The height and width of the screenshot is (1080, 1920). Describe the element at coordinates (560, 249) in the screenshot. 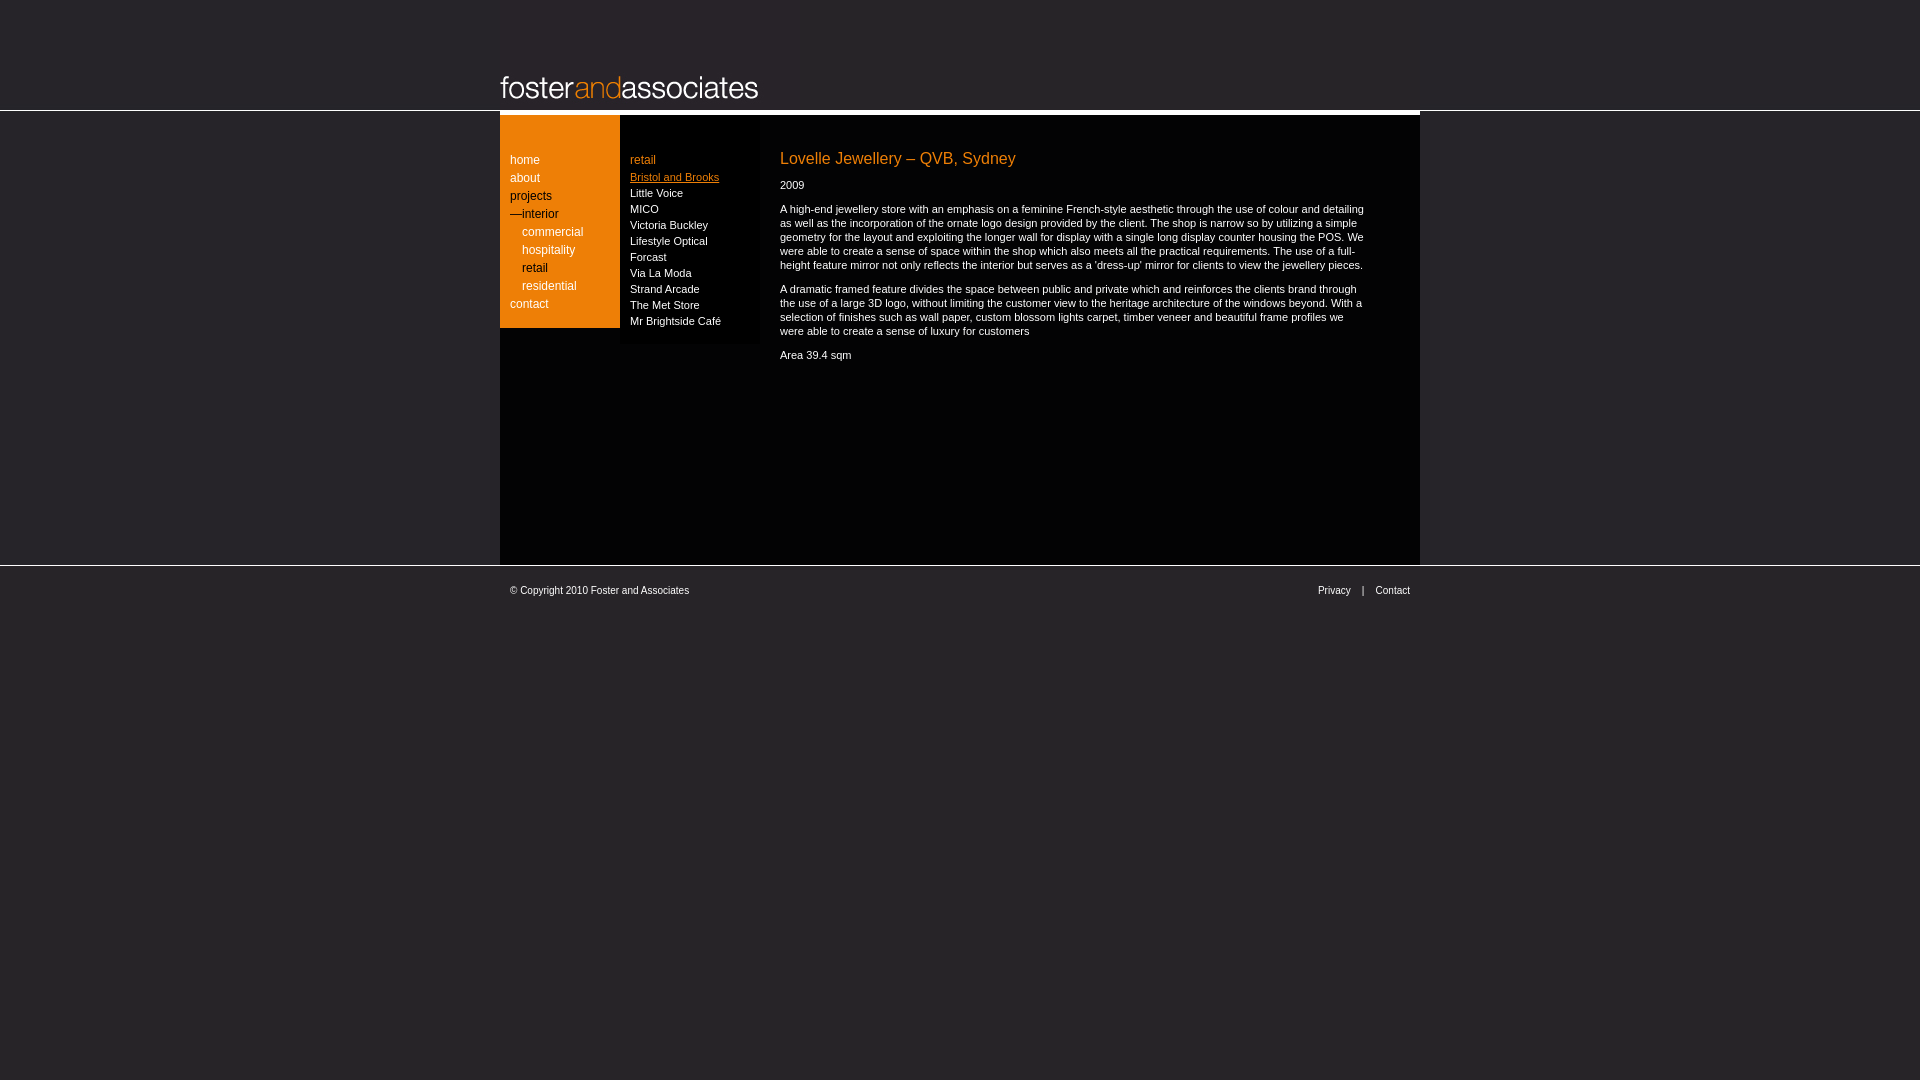

I see `'hospitality'` at that location.